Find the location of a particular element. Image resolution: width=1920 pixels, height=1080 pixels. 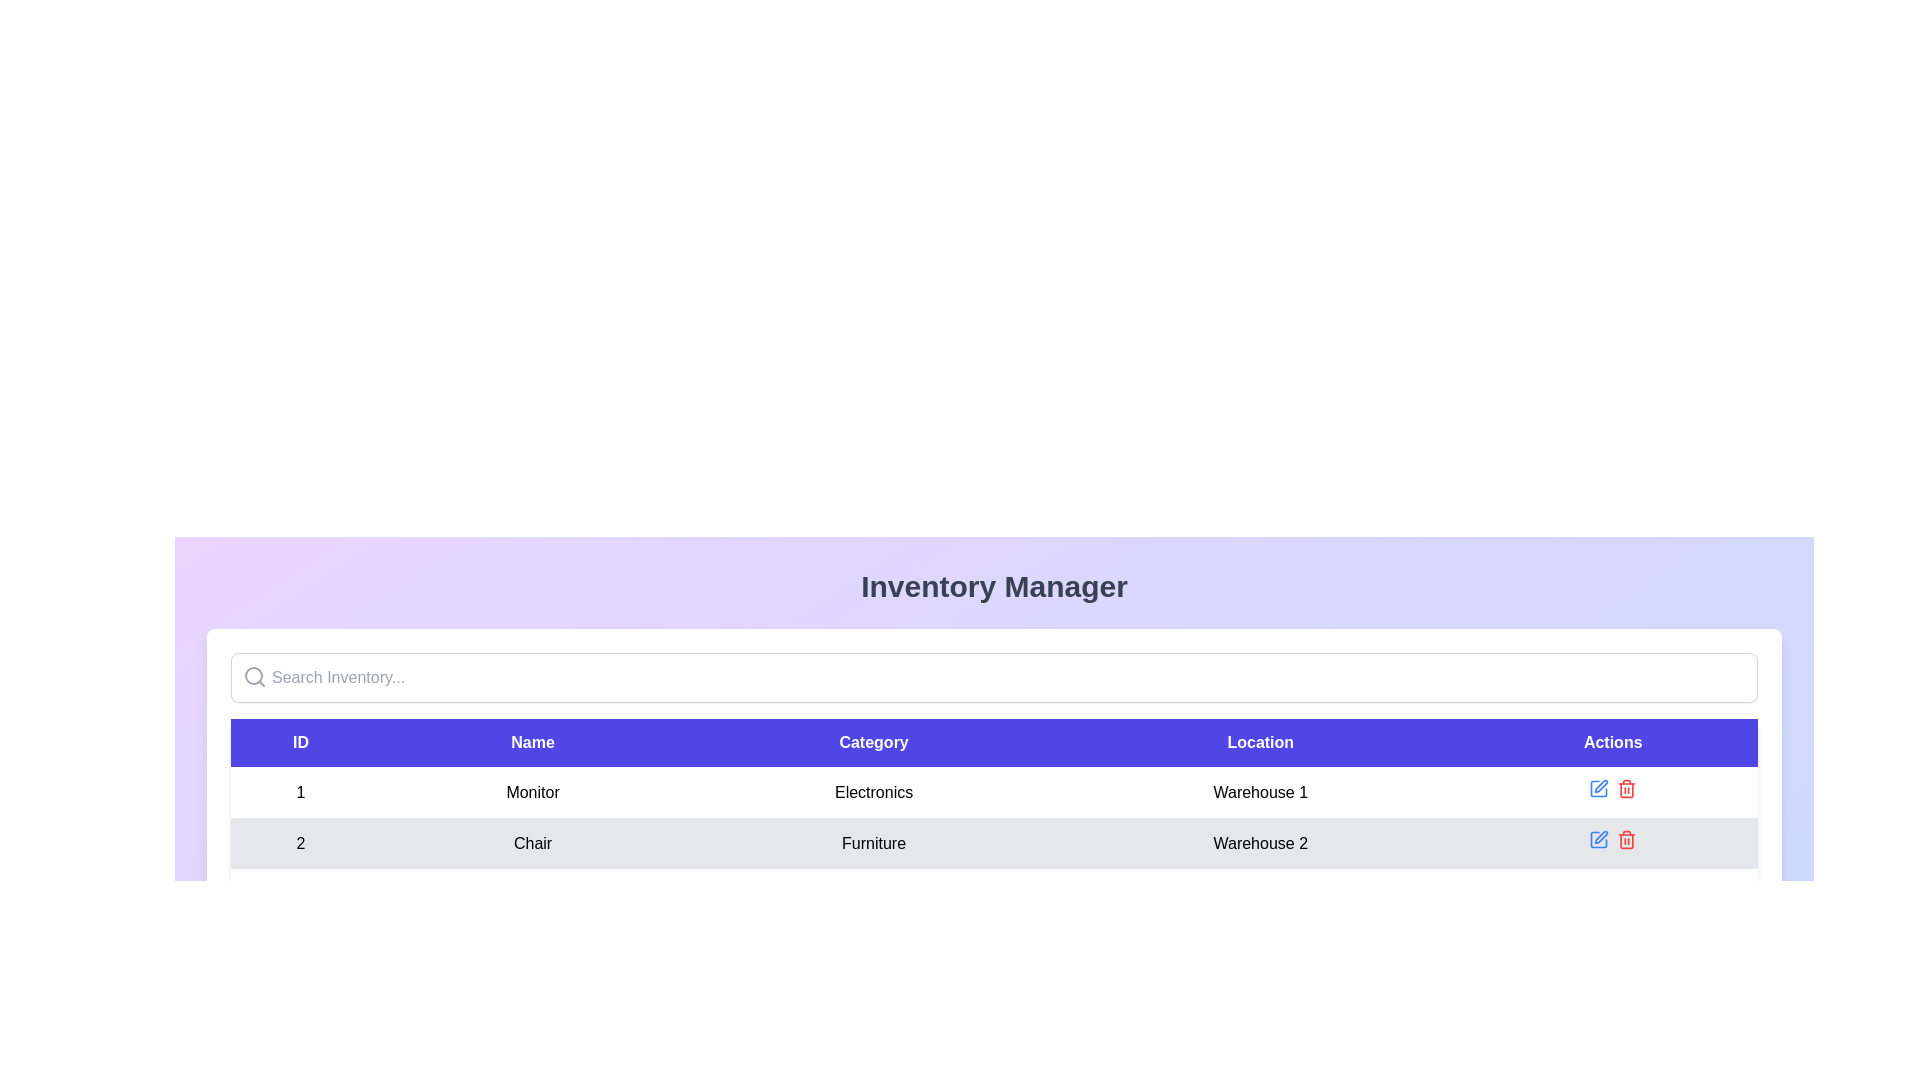

the text element that serves as the identifier for the row in the table, located in the first column of the first row is located at coordinates (300, 791).